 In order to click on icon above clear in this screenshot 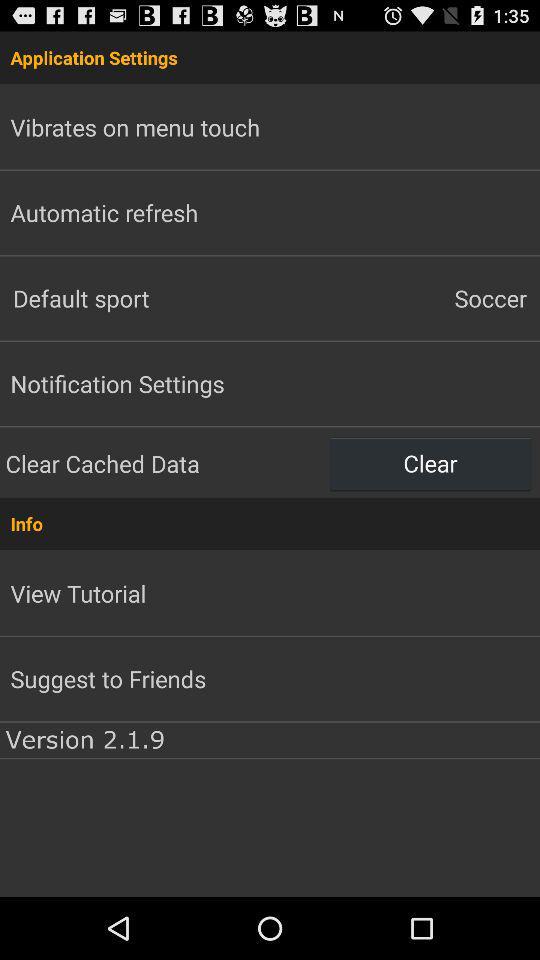, I will do `click(405, 297)`.